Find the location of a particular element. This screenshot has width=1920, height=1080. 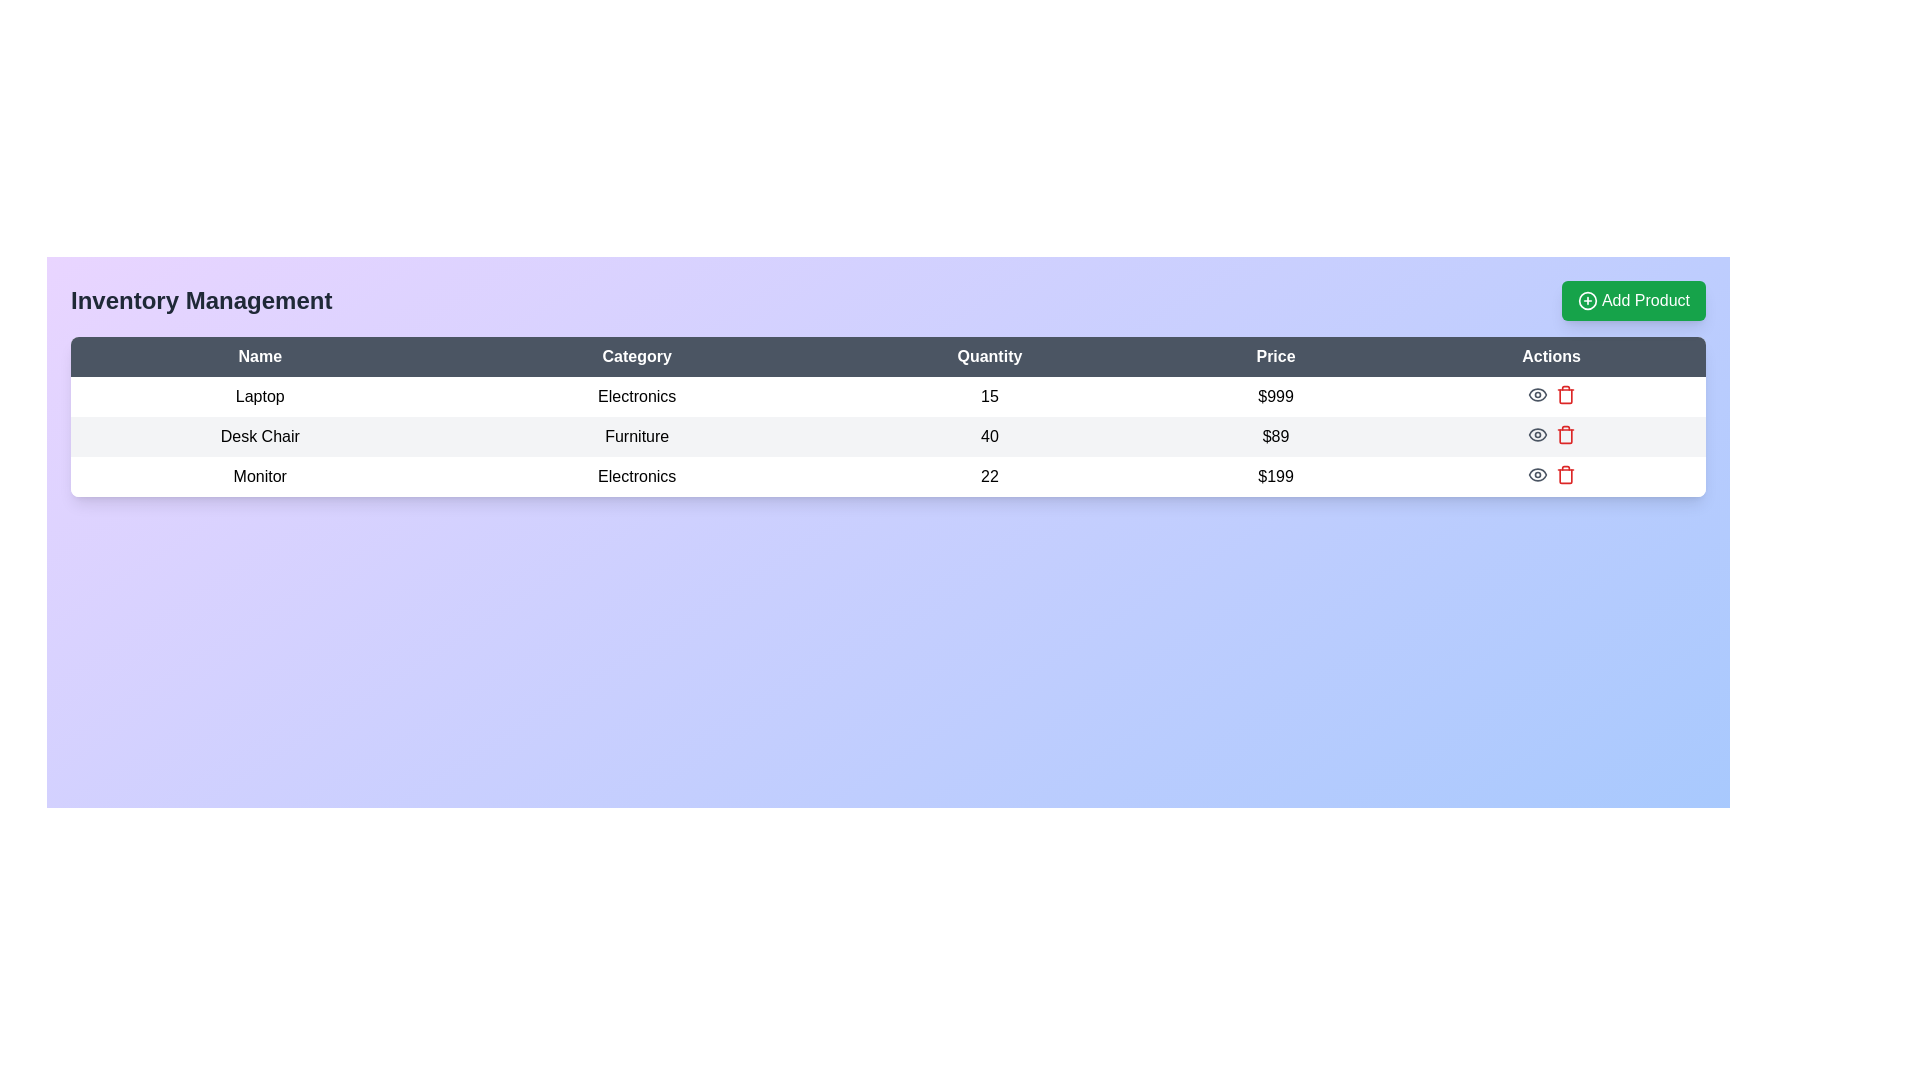

the 'Add Product' button, which contains a circular green icon at the upper-right corner of the UI is located at coordinates (1587, 300).